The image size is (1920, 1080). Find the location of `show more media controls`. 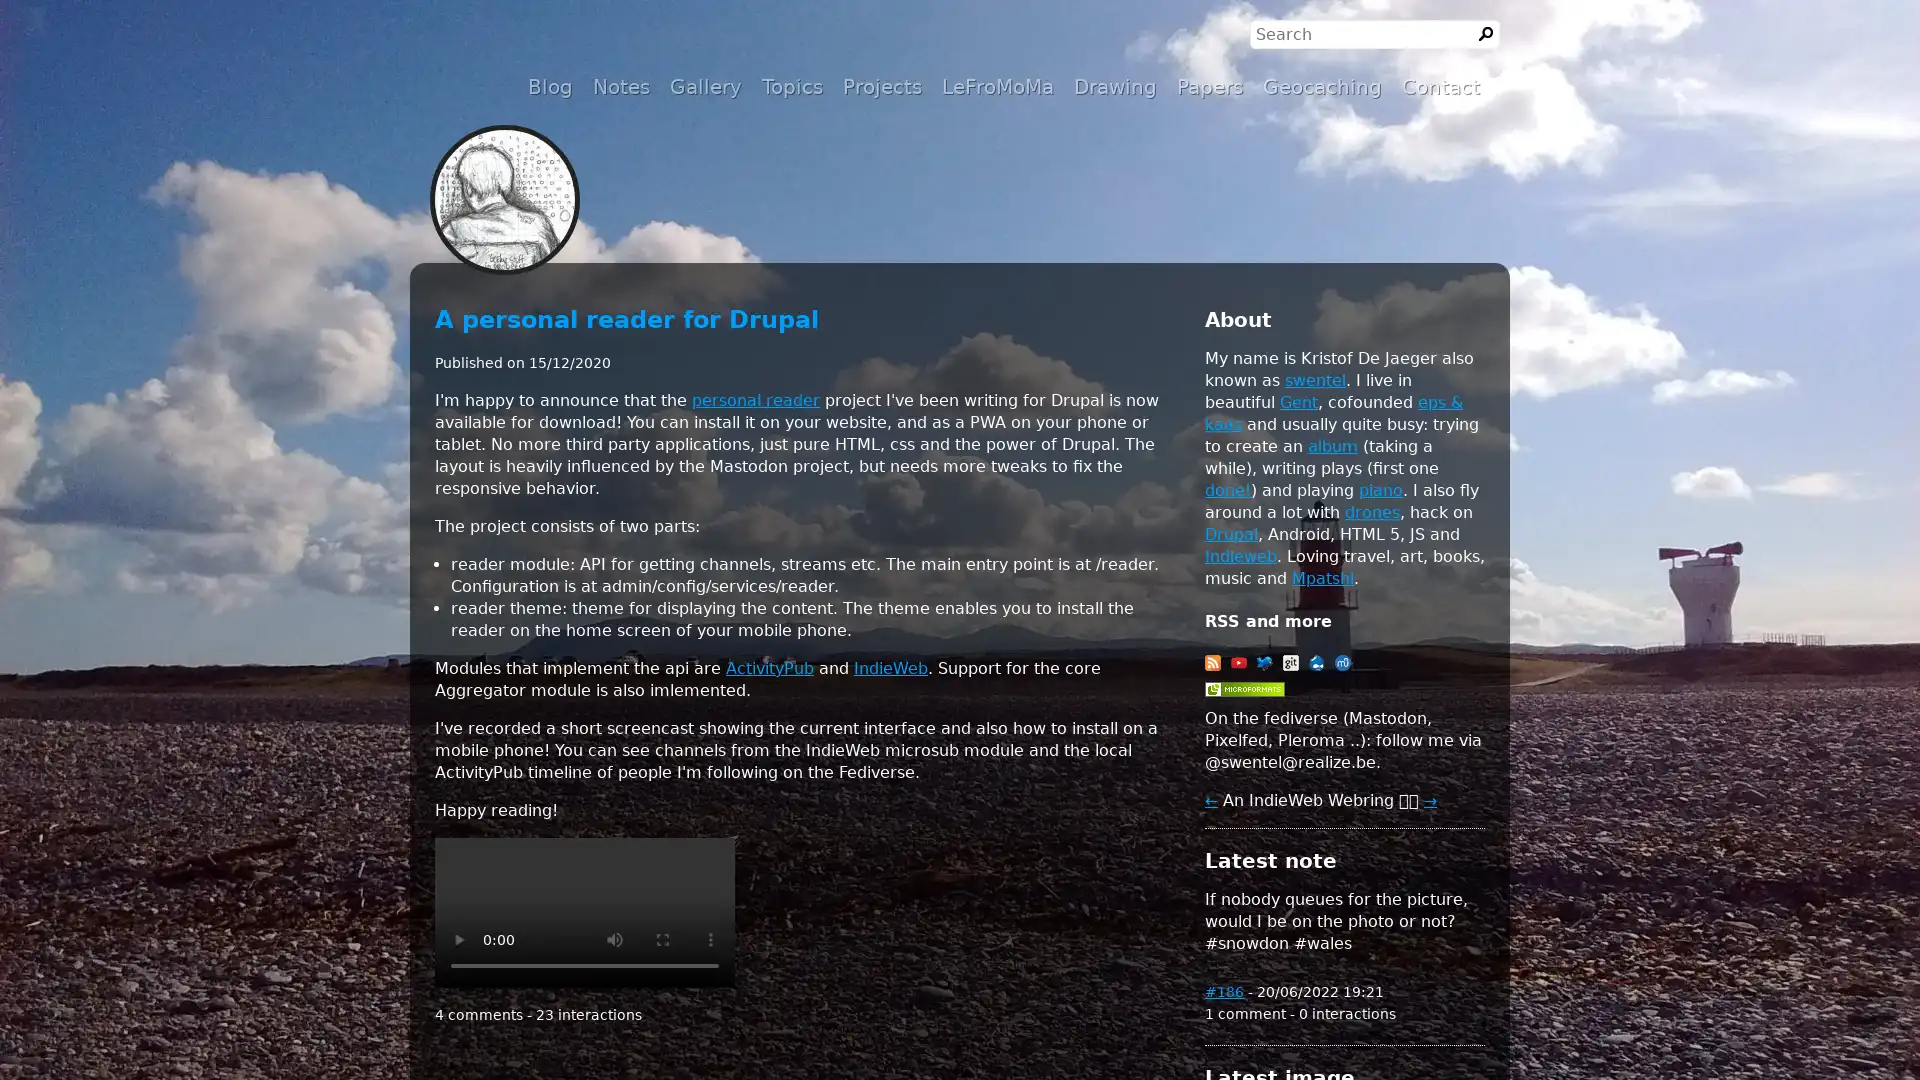

show more media controls is located at coordinates (710, 938).